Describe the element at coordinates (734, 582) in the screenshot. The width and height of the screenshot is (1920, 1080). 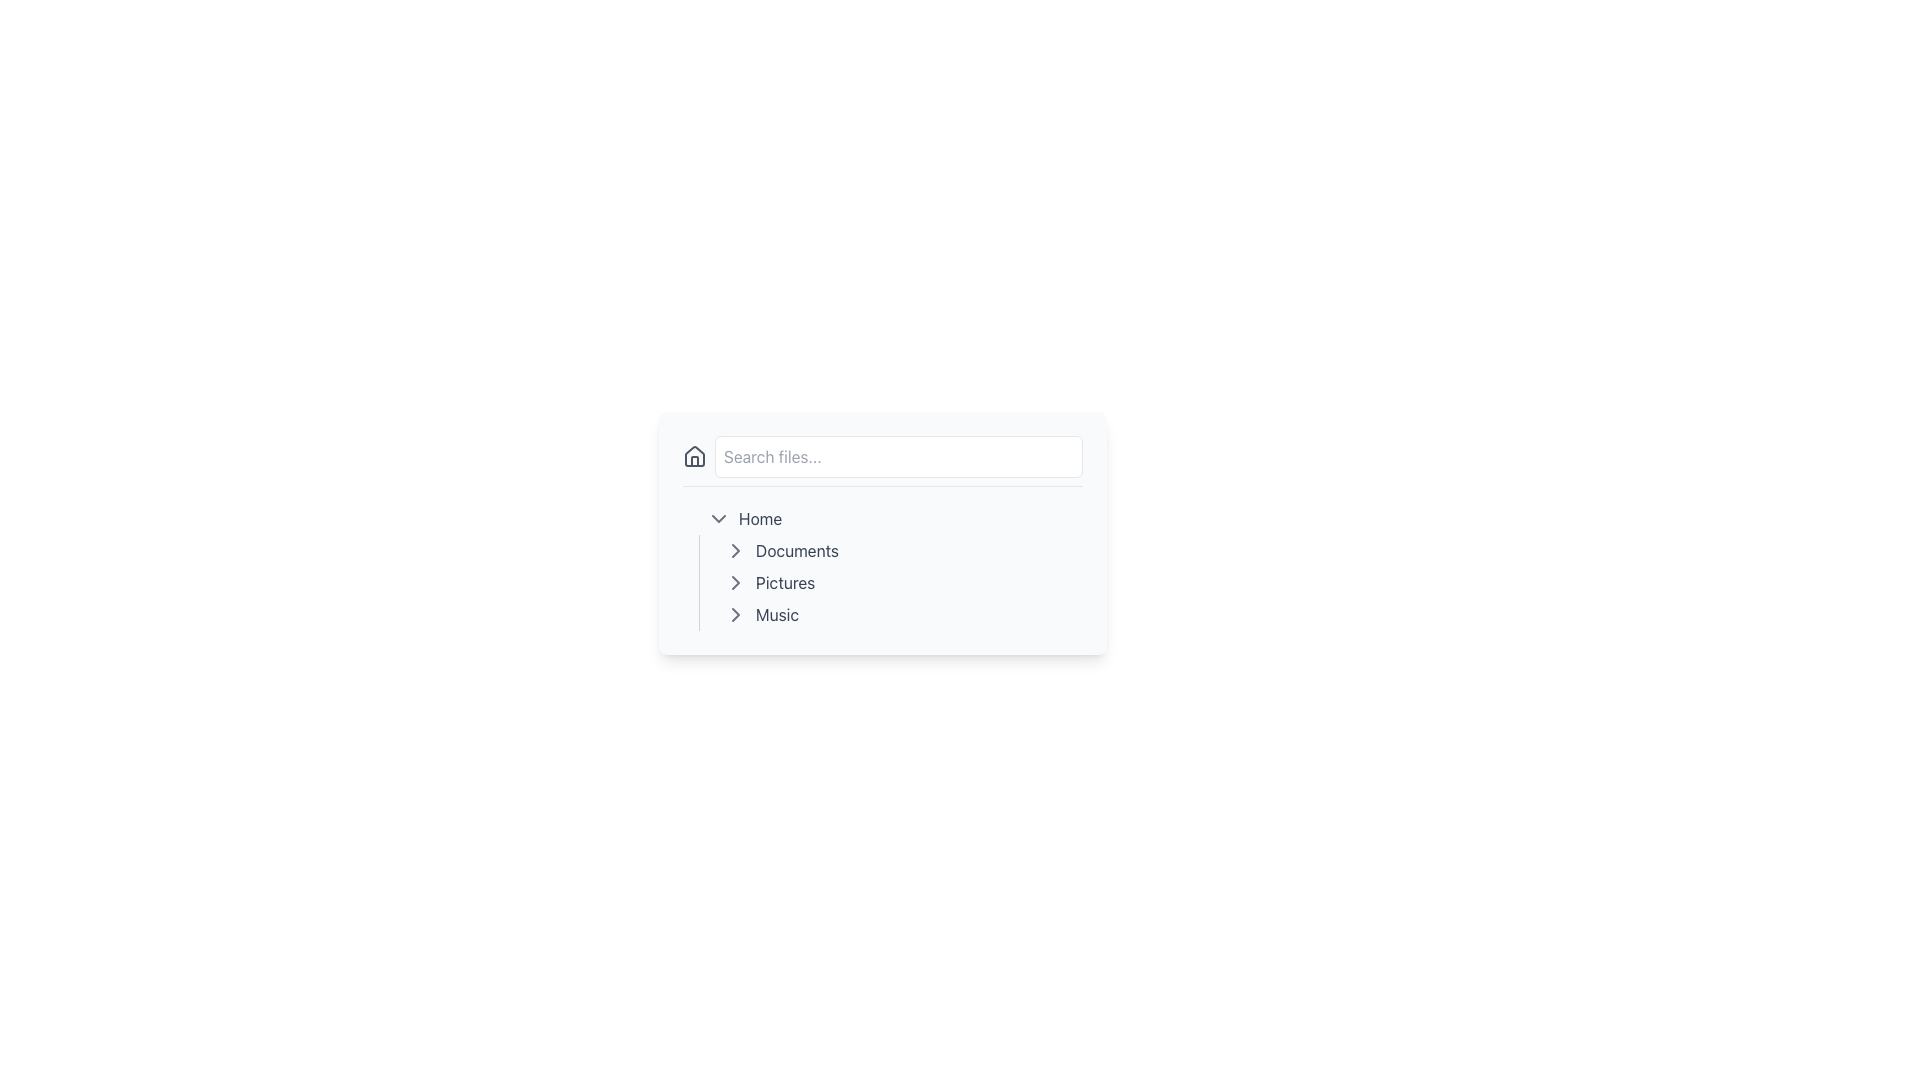
I see `the rightward-pointing chevron icon next to the 'Pictures' text in the vertical menu` at that location.